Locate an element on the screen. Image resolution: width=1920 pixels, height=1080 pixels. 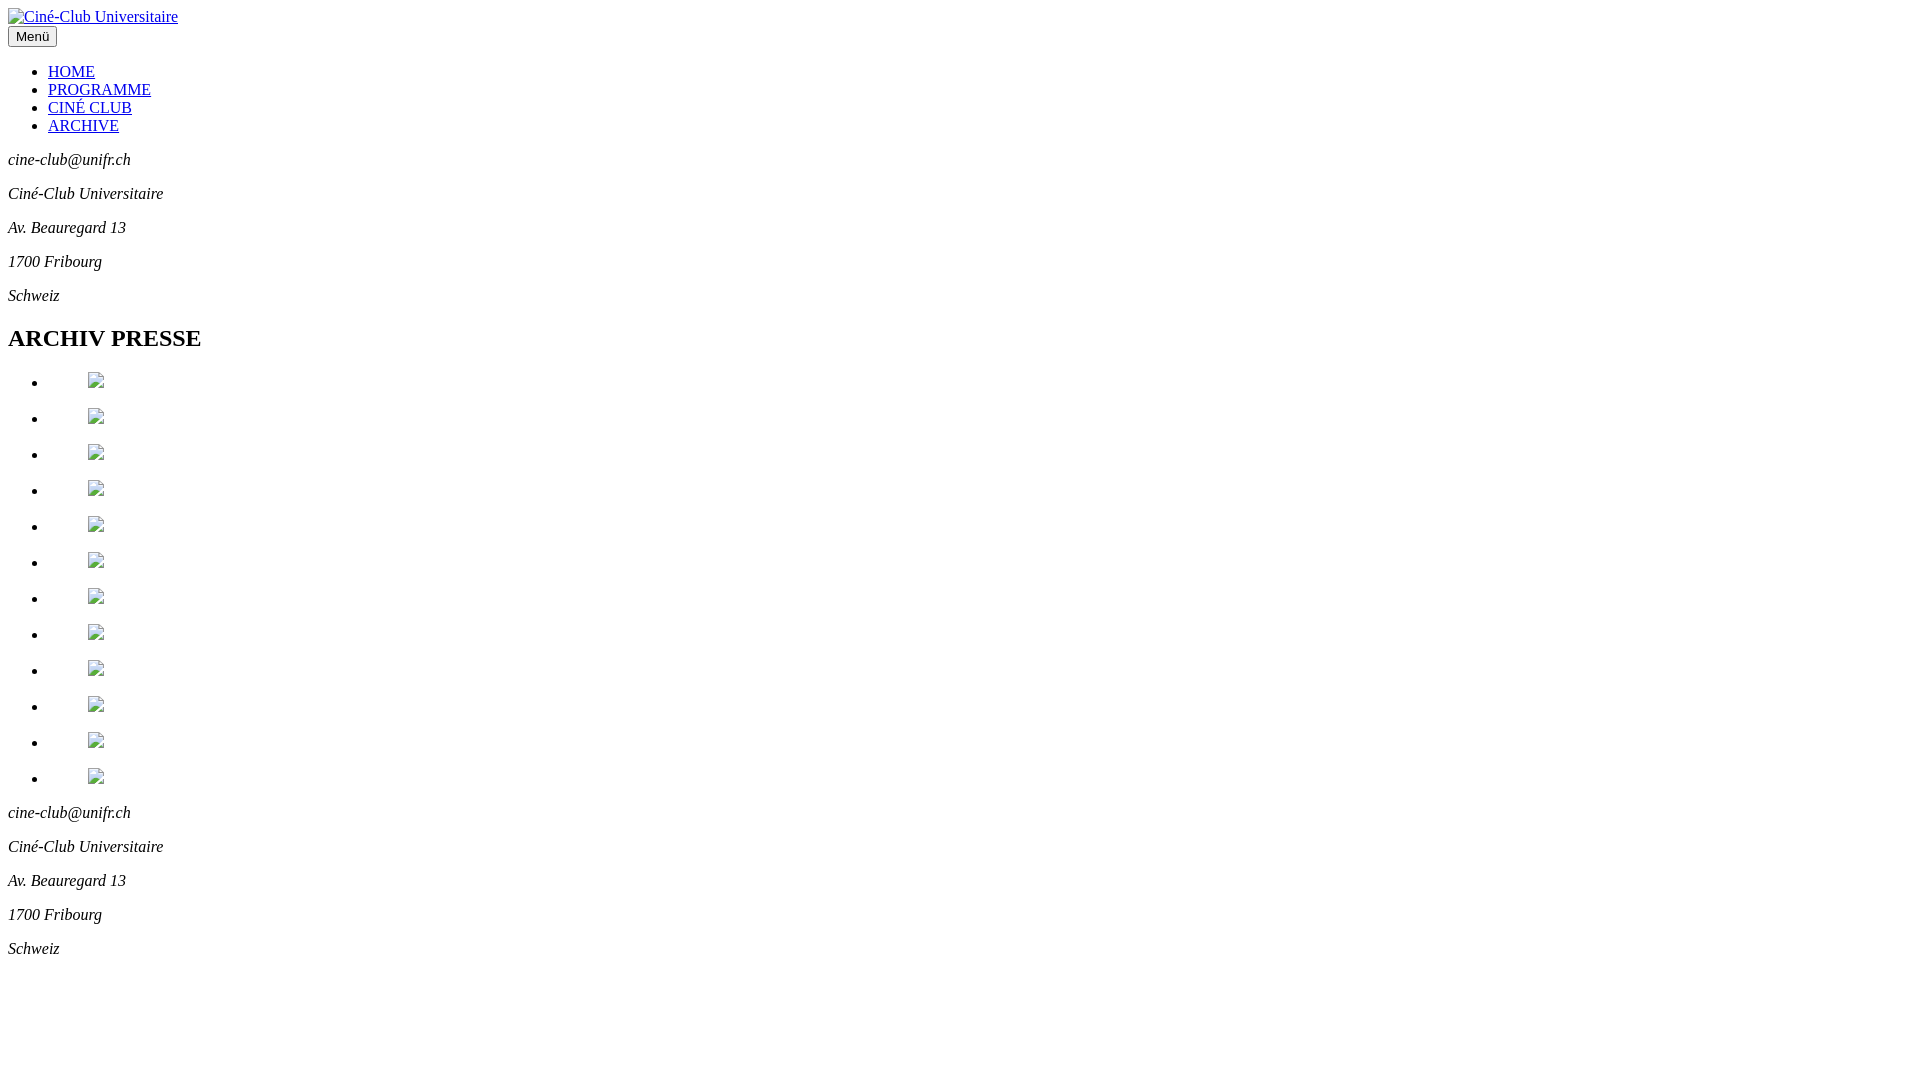
'PROGRAMME' is located at coordinates (98, 88).